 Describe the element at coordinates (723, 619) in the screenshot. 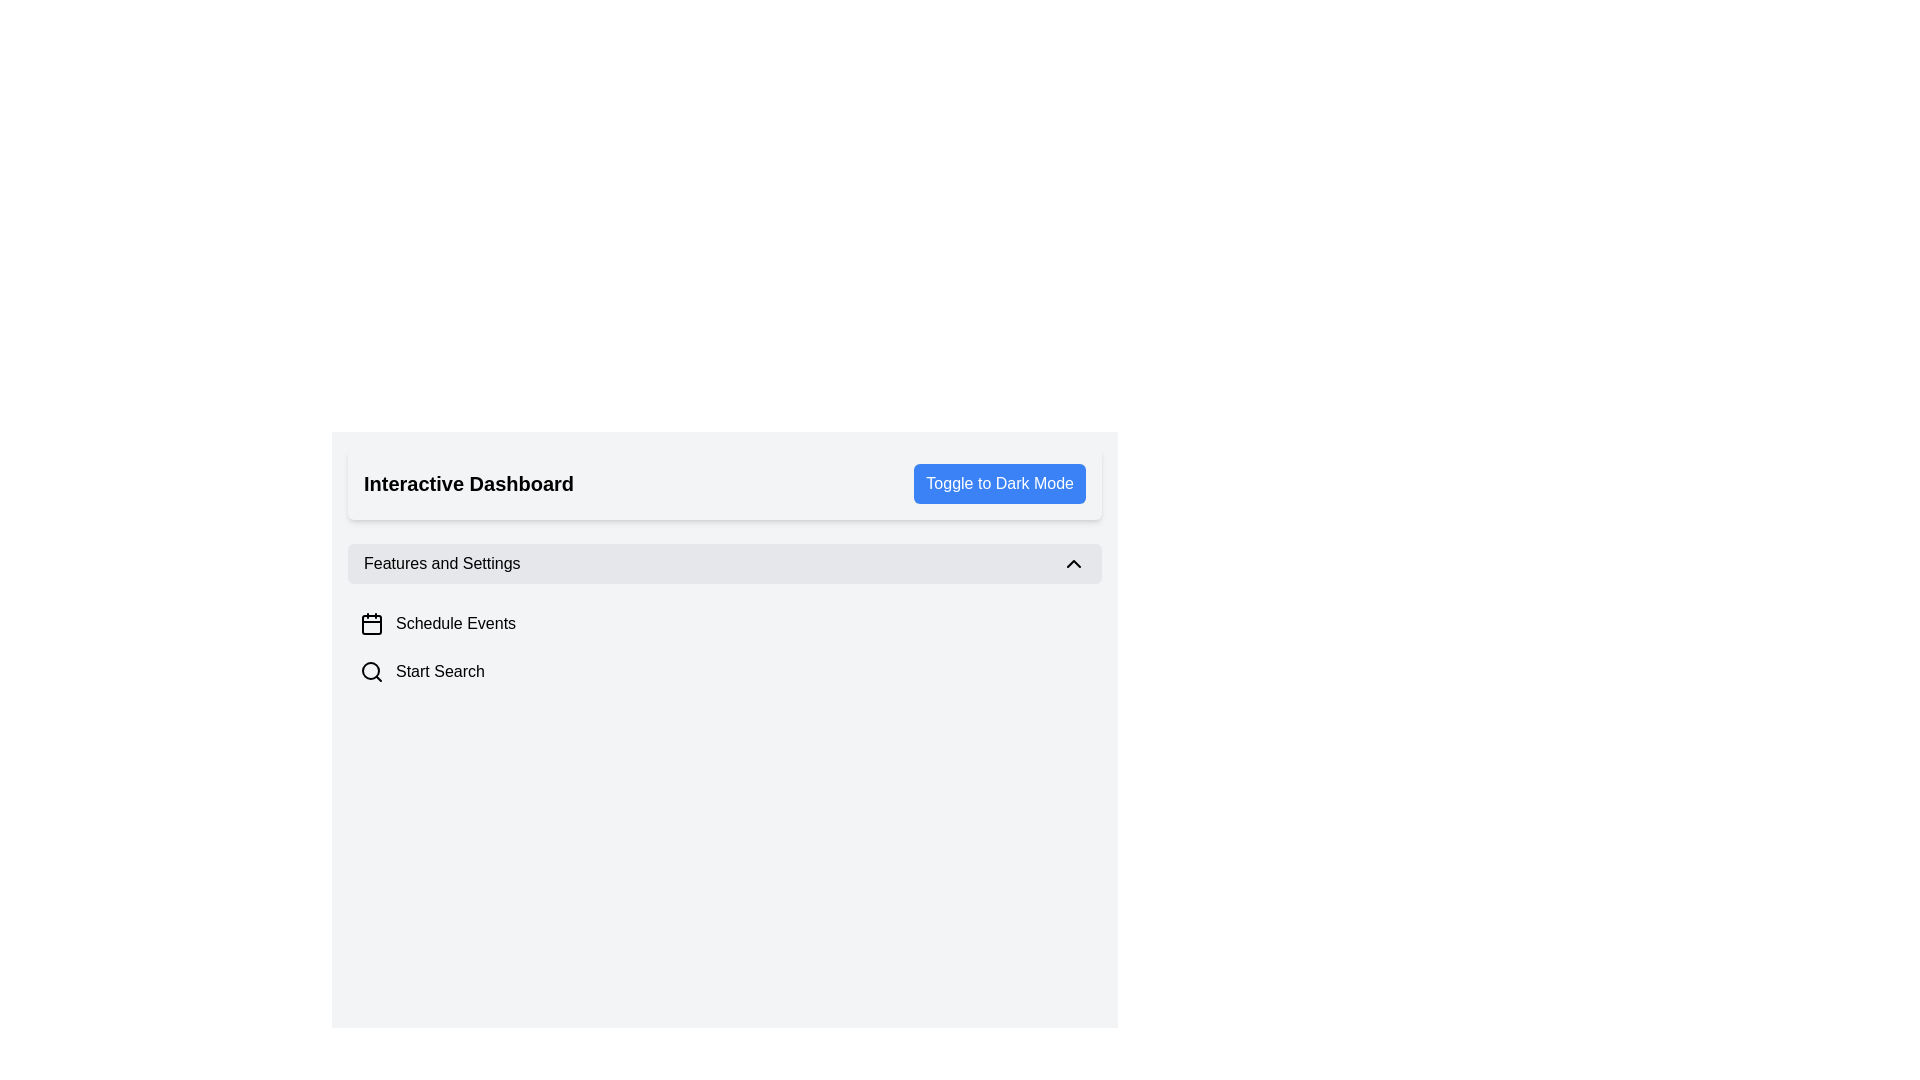

I see `the 'Schedule Events' option in the composite menu located under the 'Features and Settings' section` at that location.